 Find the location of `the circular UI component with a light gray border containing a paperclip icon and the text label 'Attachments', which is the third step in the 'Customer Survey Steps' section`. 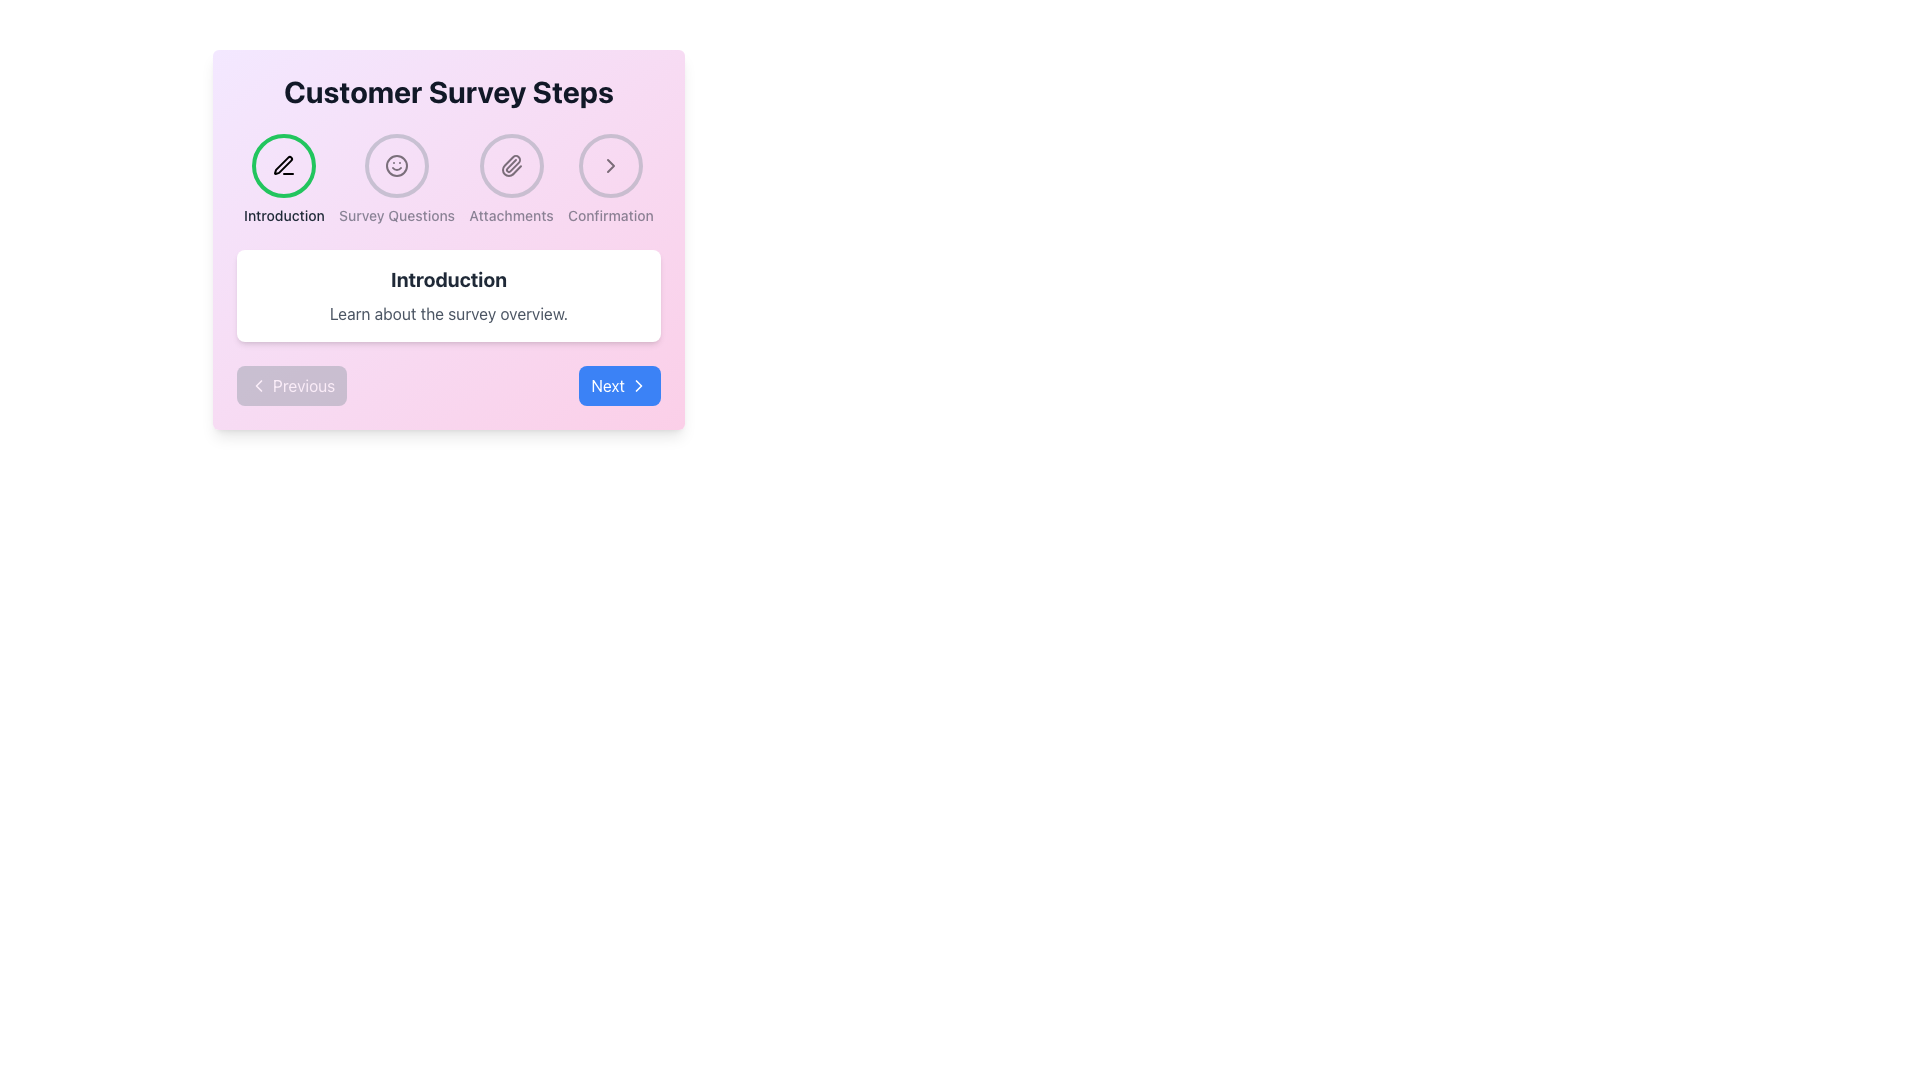

the circular UI component with a light gray border containing a paperclip icon and the text label 'Attachments', which is the third step in the 'Customer Survey Steps' section is located at coordinates (511, 180).